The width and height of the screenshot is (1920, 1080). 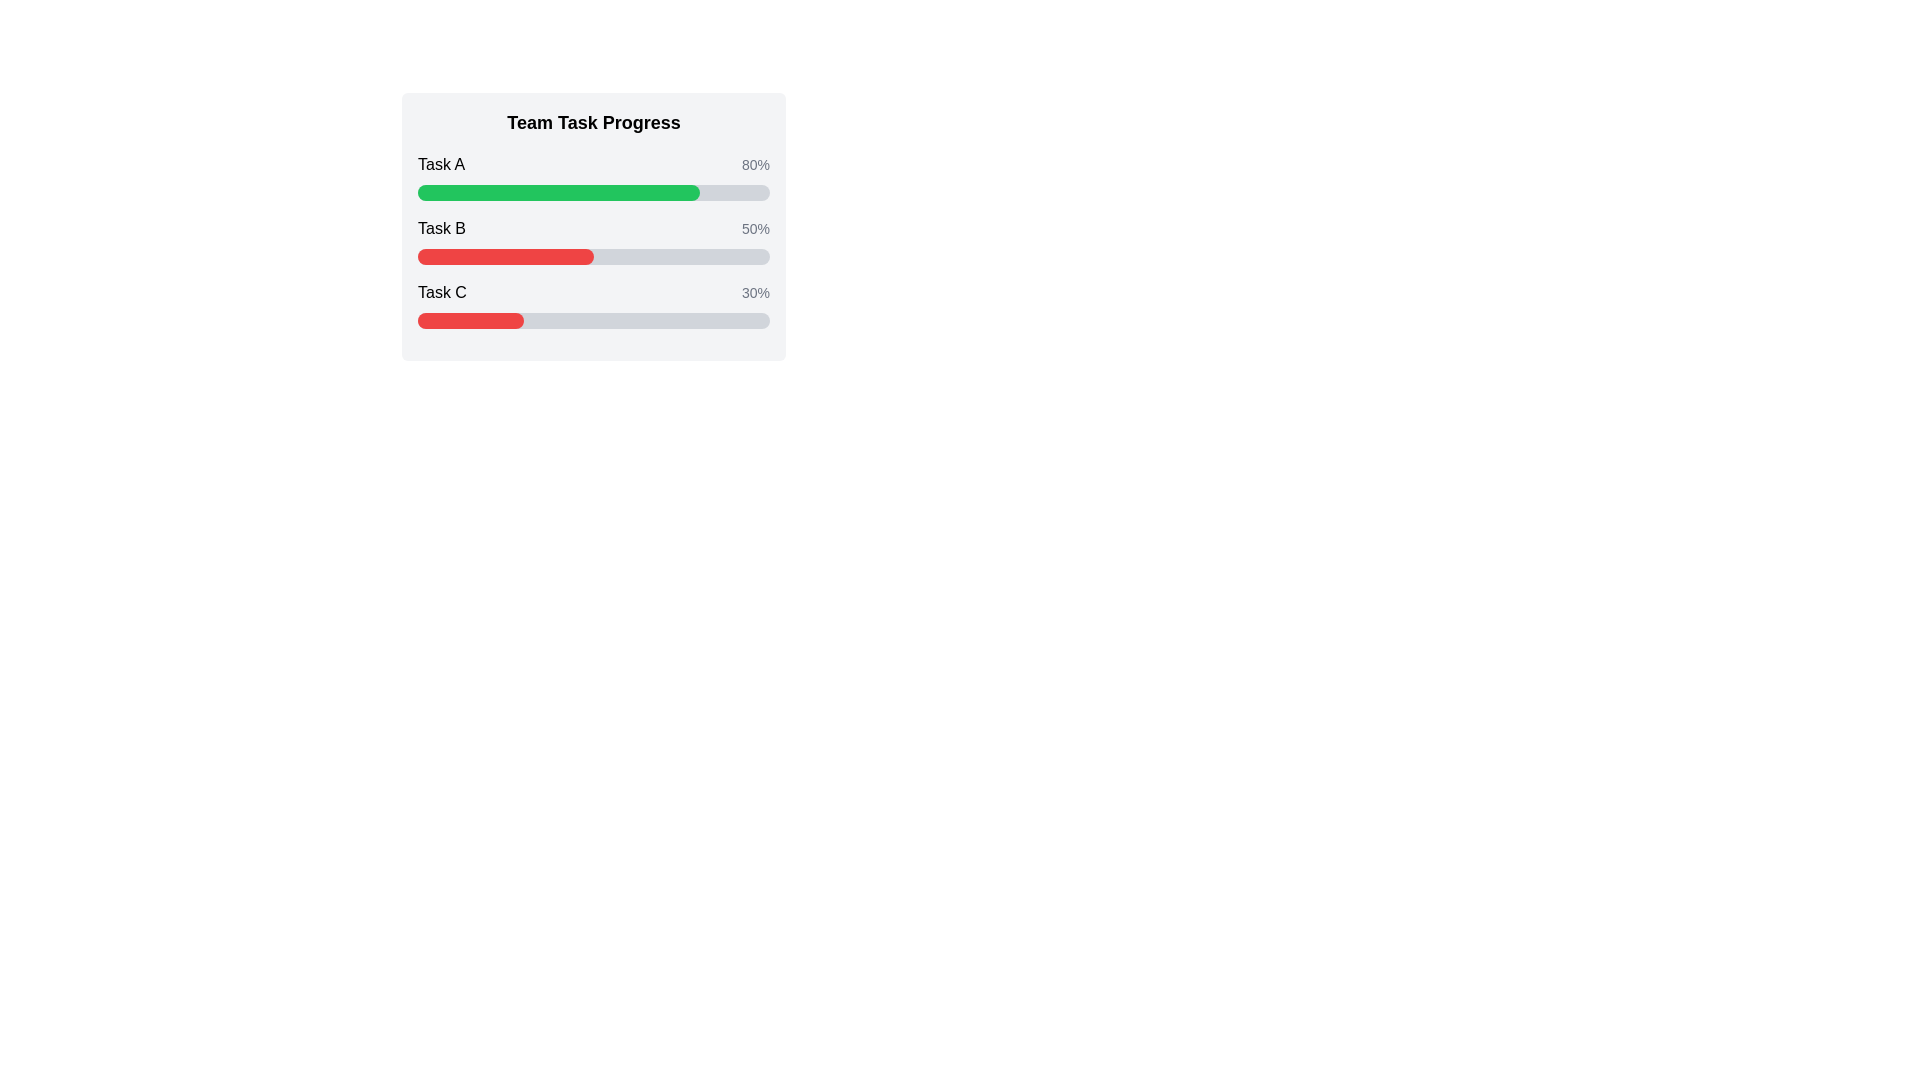 I want to click on the Text label displaying the completion percentage of 'Task B', which is located in the progress tracking interface, aligned horizontally with the task name, so click(x=754, y=227).